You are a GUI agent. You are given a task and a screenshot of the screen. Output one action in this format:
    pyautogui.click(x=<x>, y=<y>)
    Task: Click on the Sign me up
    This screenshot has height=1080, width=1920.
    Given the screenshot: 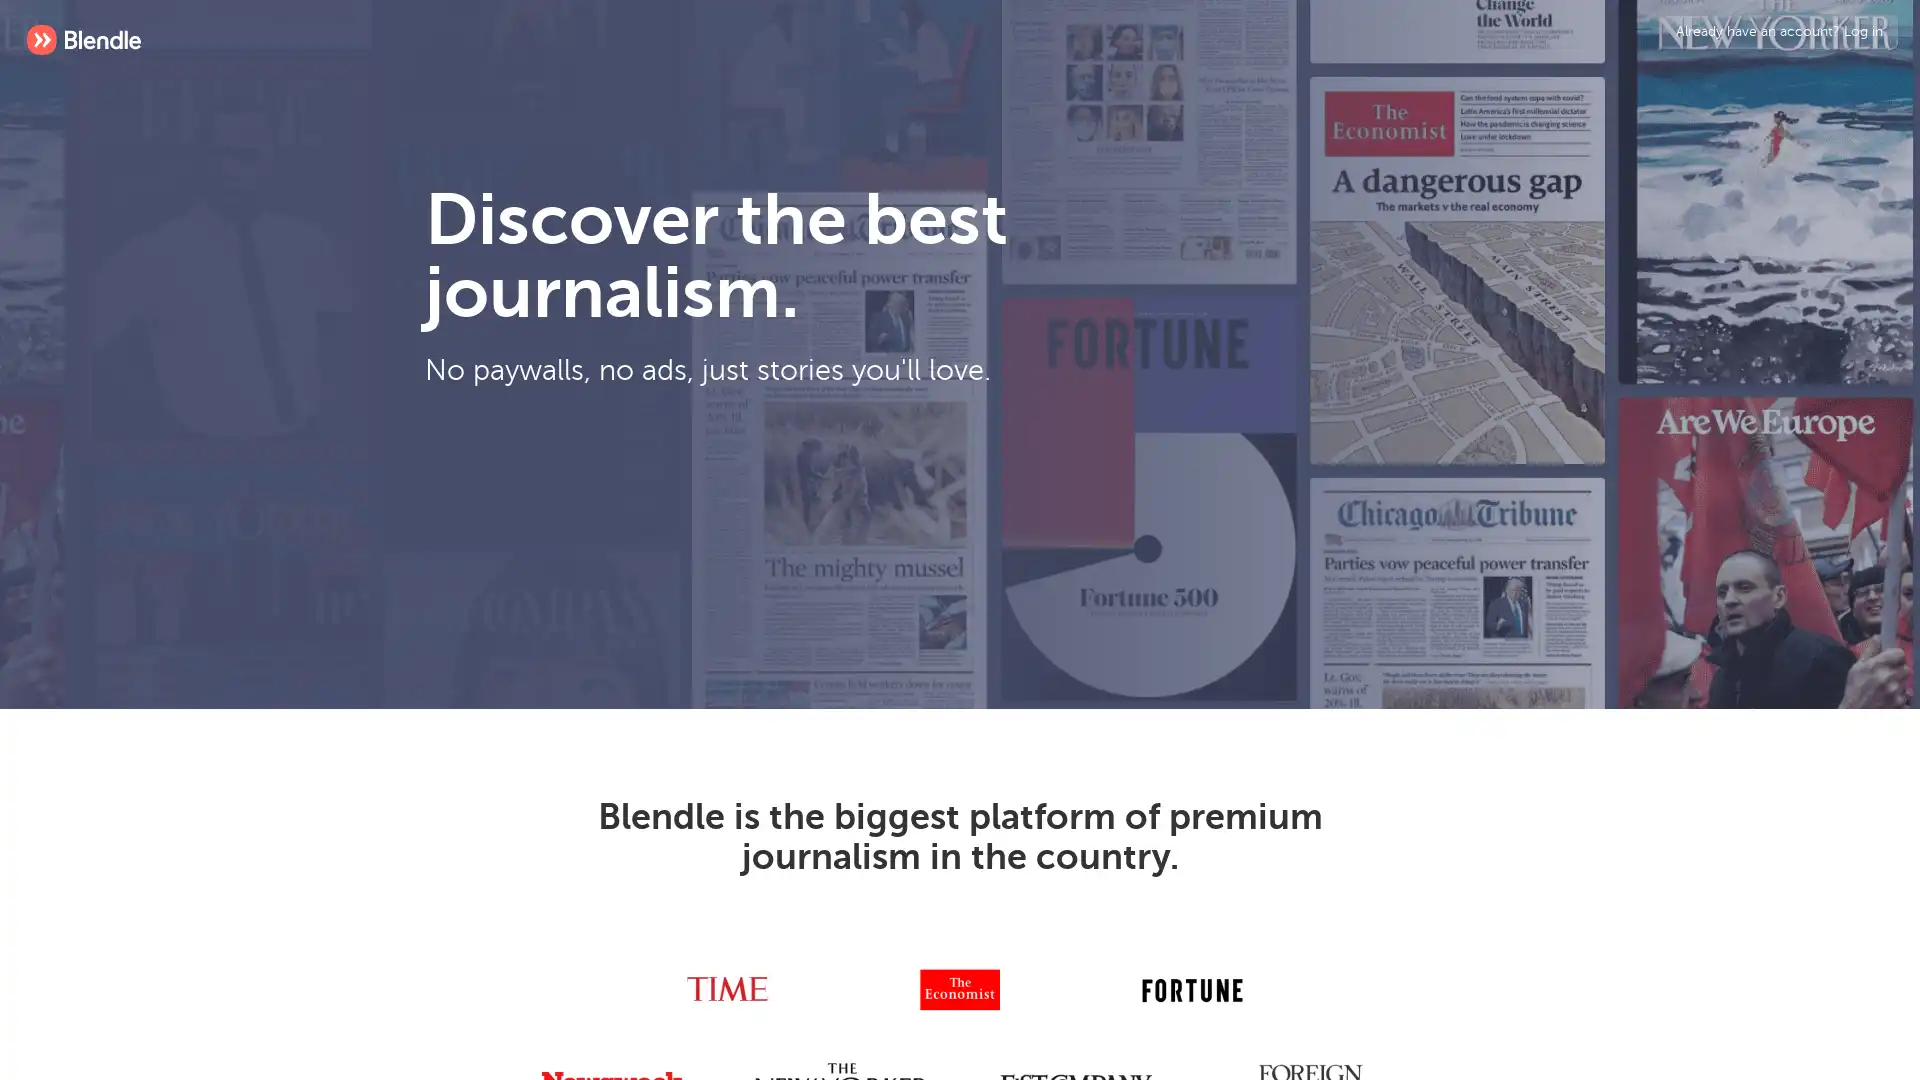 What is the action you would take?
    pyautogui.click(x=792, y=523)
    